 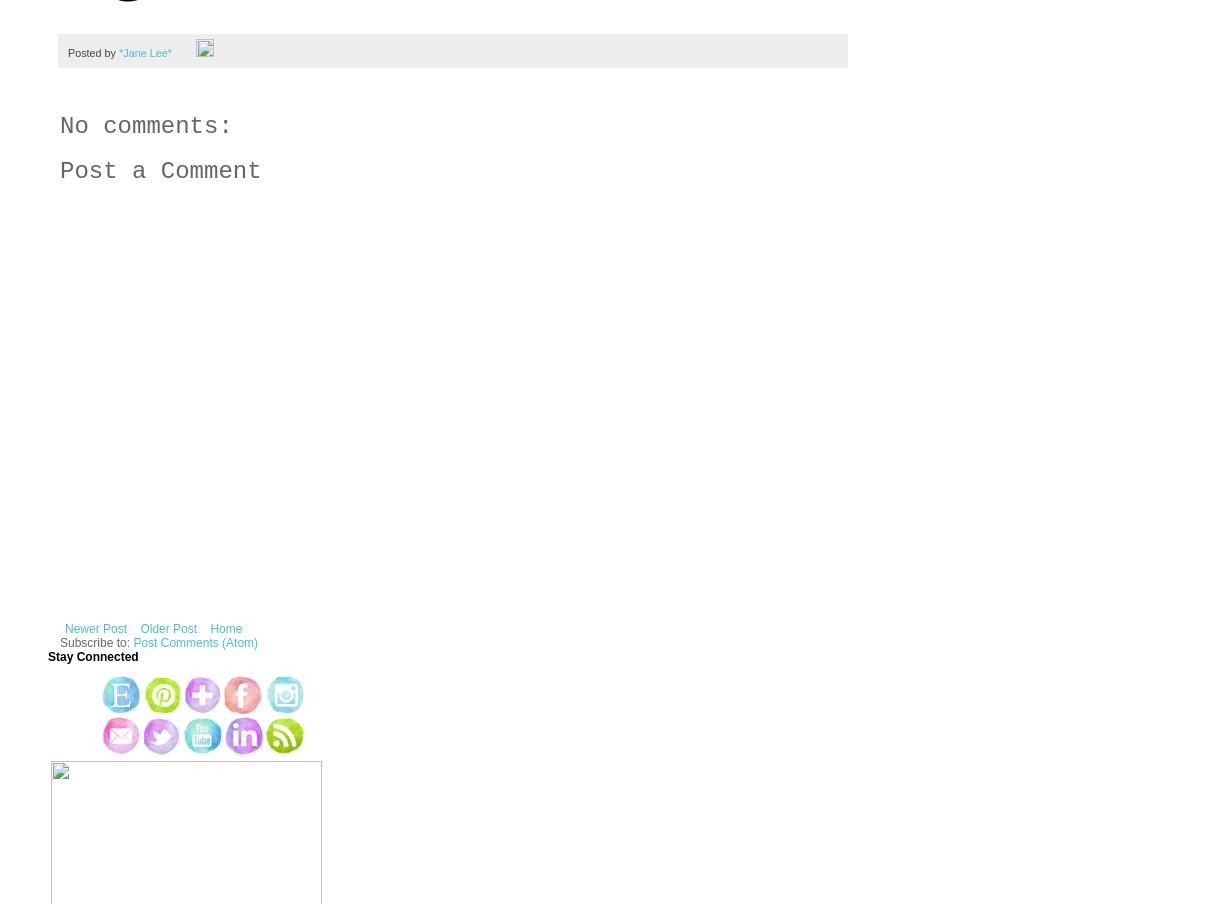 I want to click on 'Stay Connected', so click(x=92, y=657).